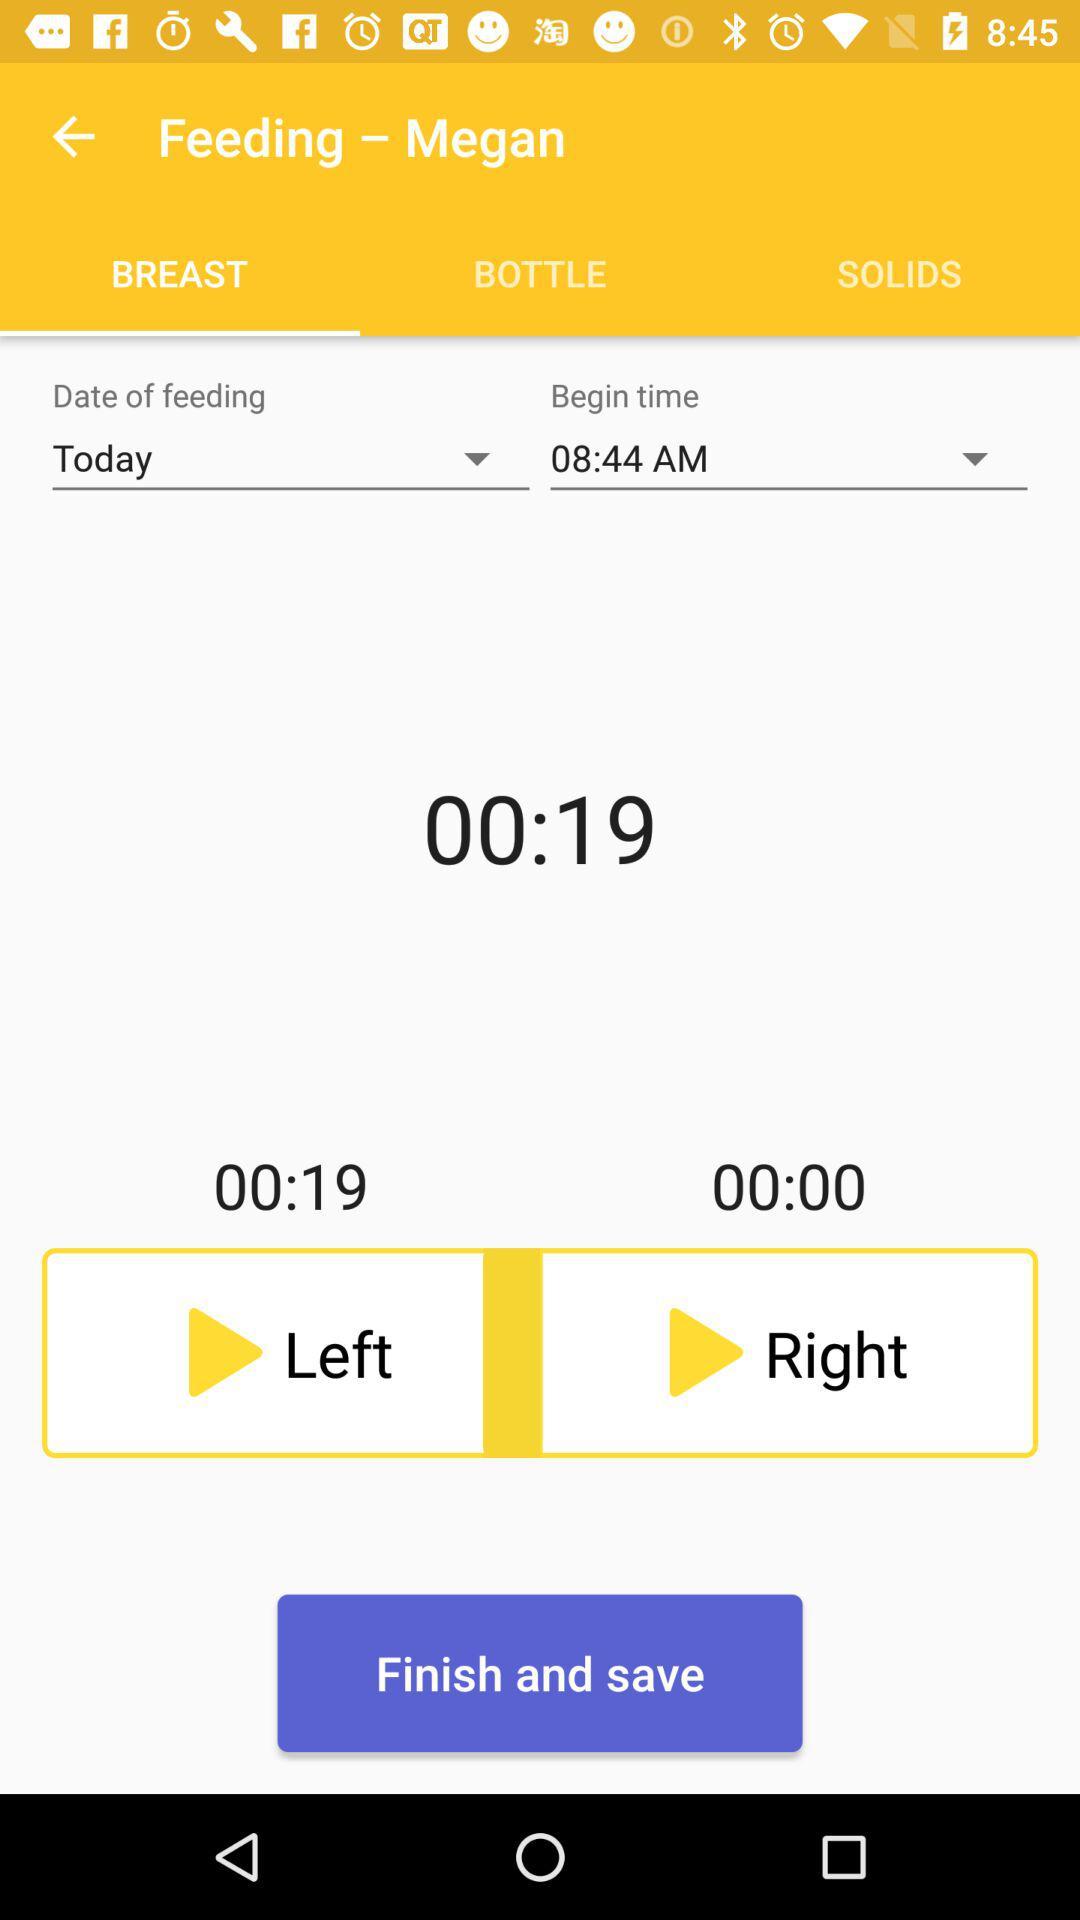 This screenshot has width=1080, height=1920. What do you see at coordinates (72, 135) in the screenshot?
I see `icon above the breast` at bounding box center [72, 135].